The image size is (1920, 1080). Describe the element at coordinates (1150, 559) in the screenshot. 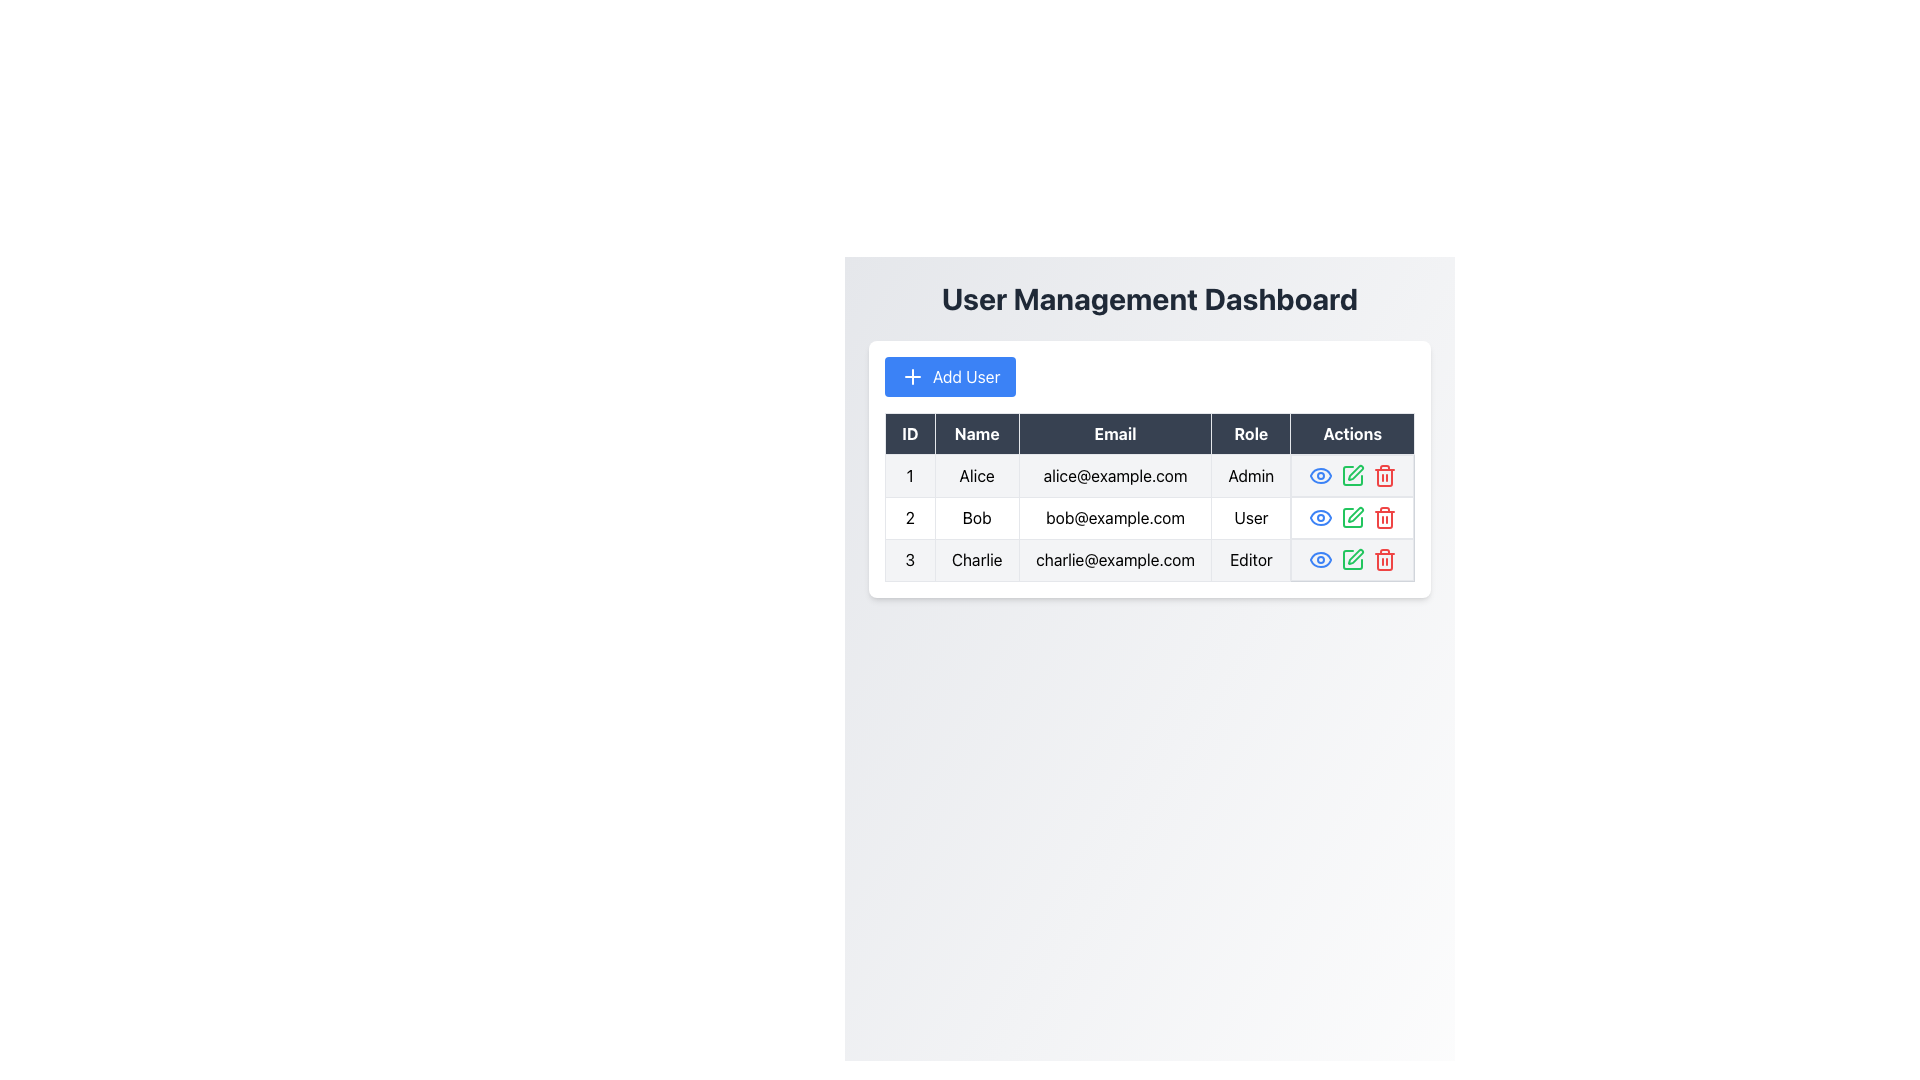

I see `the table row containing the text '3 Charlie charlie@example.com Editor'` at that location.